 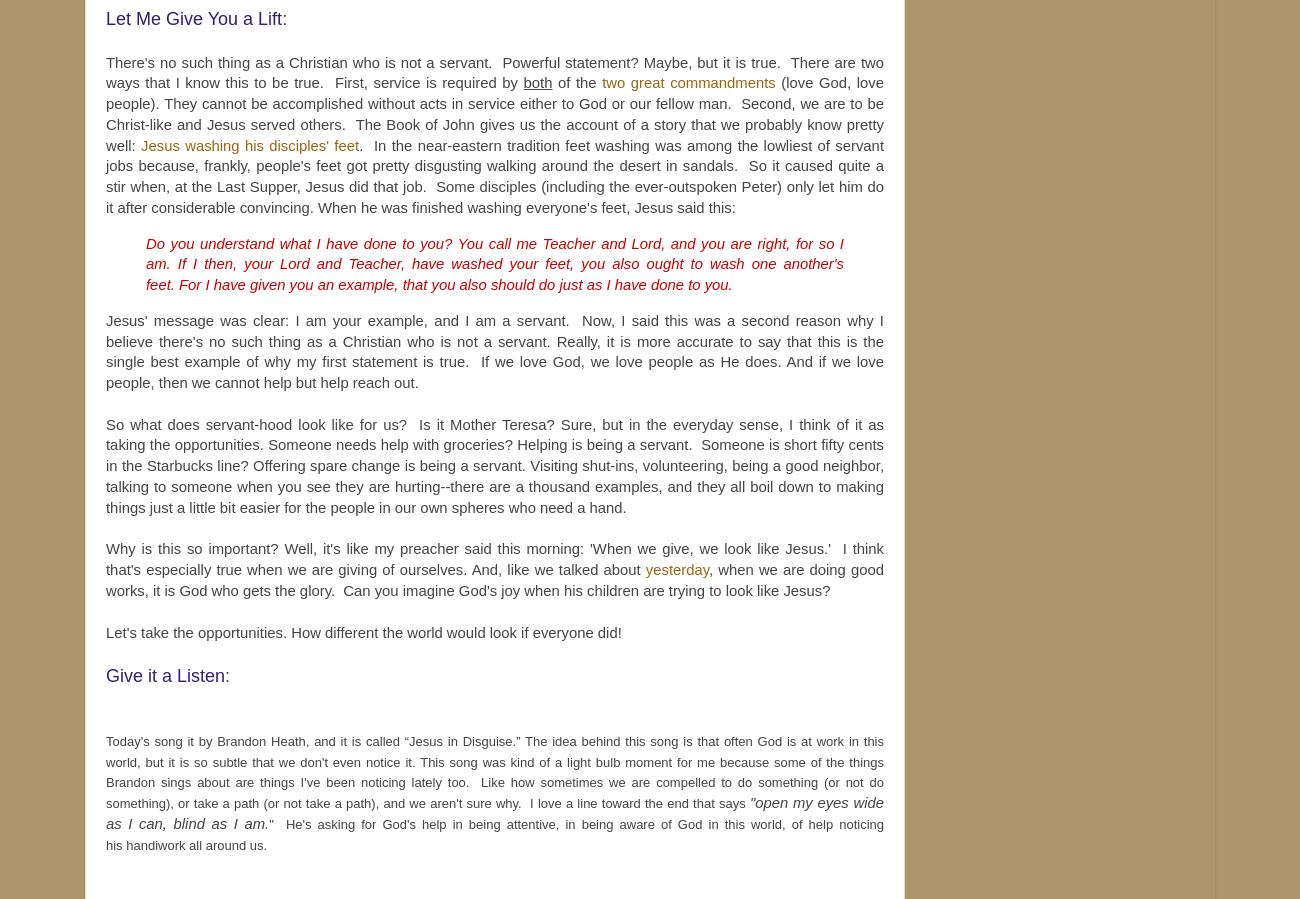 I want to click on '(love God, love people). They cannot be accomplished without acts in service either to God or our fellow man.  Second, we are to be Christ-like and Jesus served others.  The Book of John gives us the account of a story that we probably know pretty well:', so click(x=495, y=112).